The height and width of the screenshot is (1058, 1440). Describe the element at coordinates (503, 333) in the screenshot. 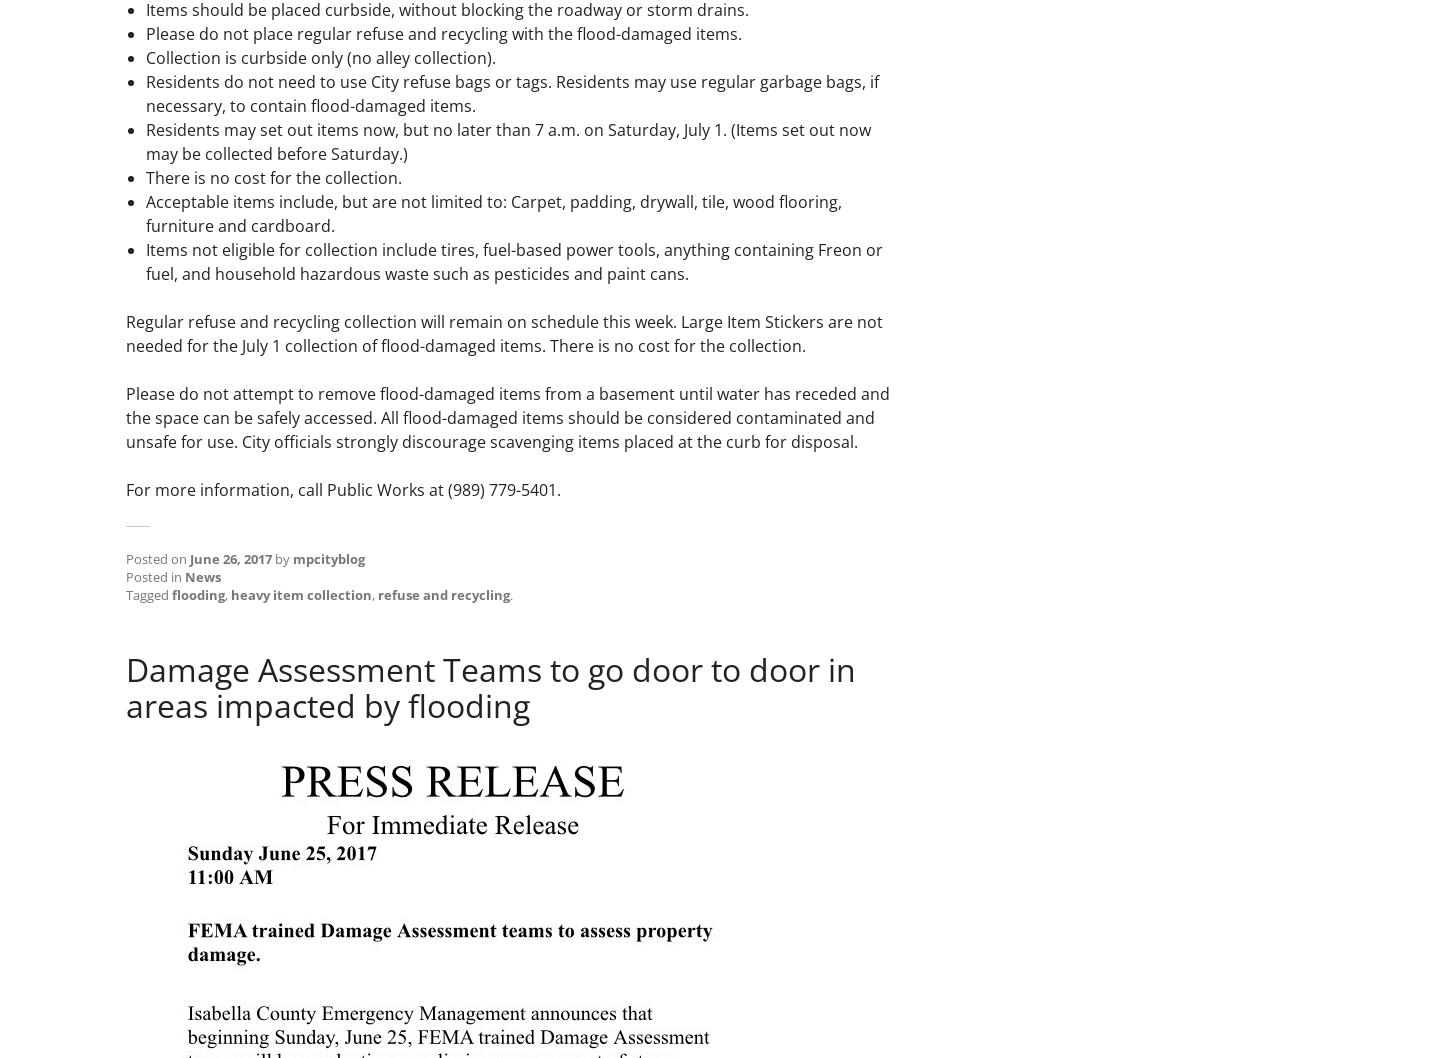

I see `'Regular refuse and recycling collection will remain on schedule this week. Large Item Stickers are not needed for the July 1 collection of flood-damaged items. There is no cost for the collection.'` at that location.